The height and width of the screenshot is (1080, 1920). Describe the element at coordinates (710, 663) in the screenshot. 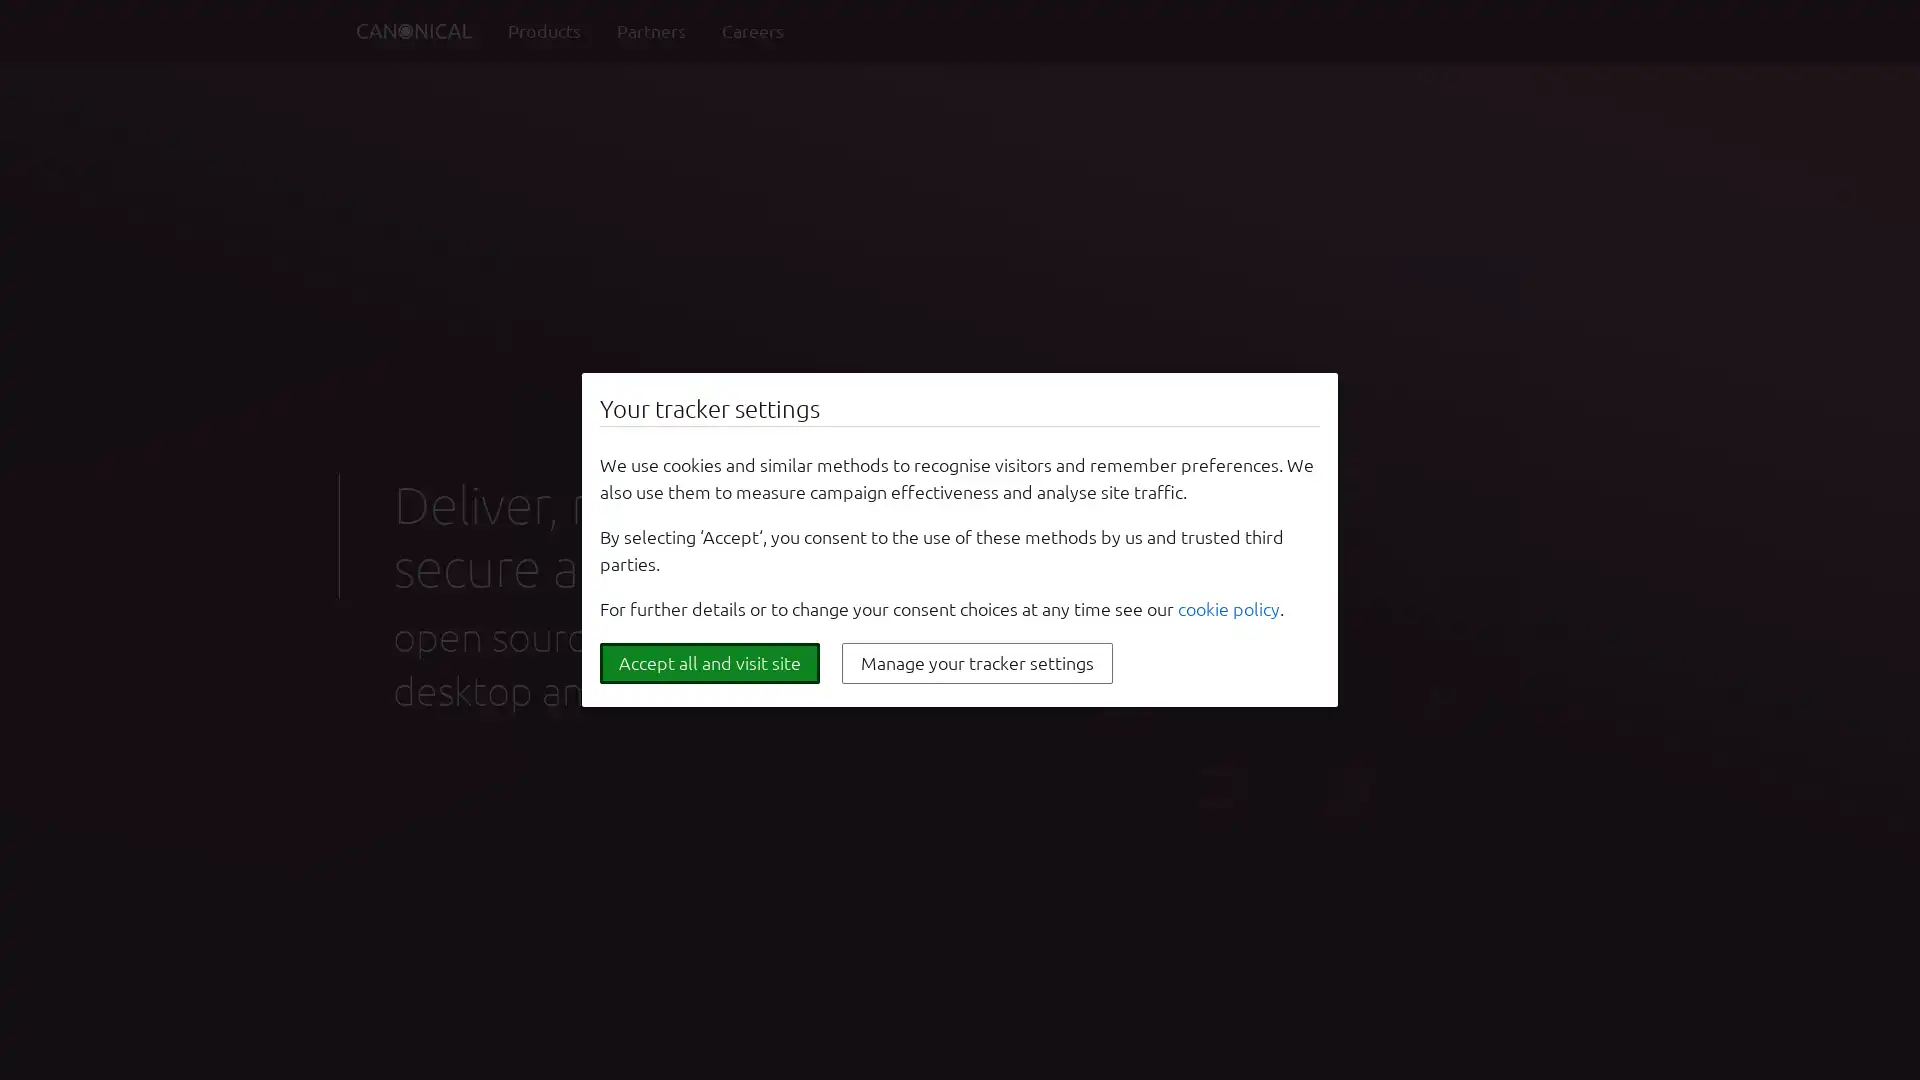

I see `Accept all and visit site` at that location.